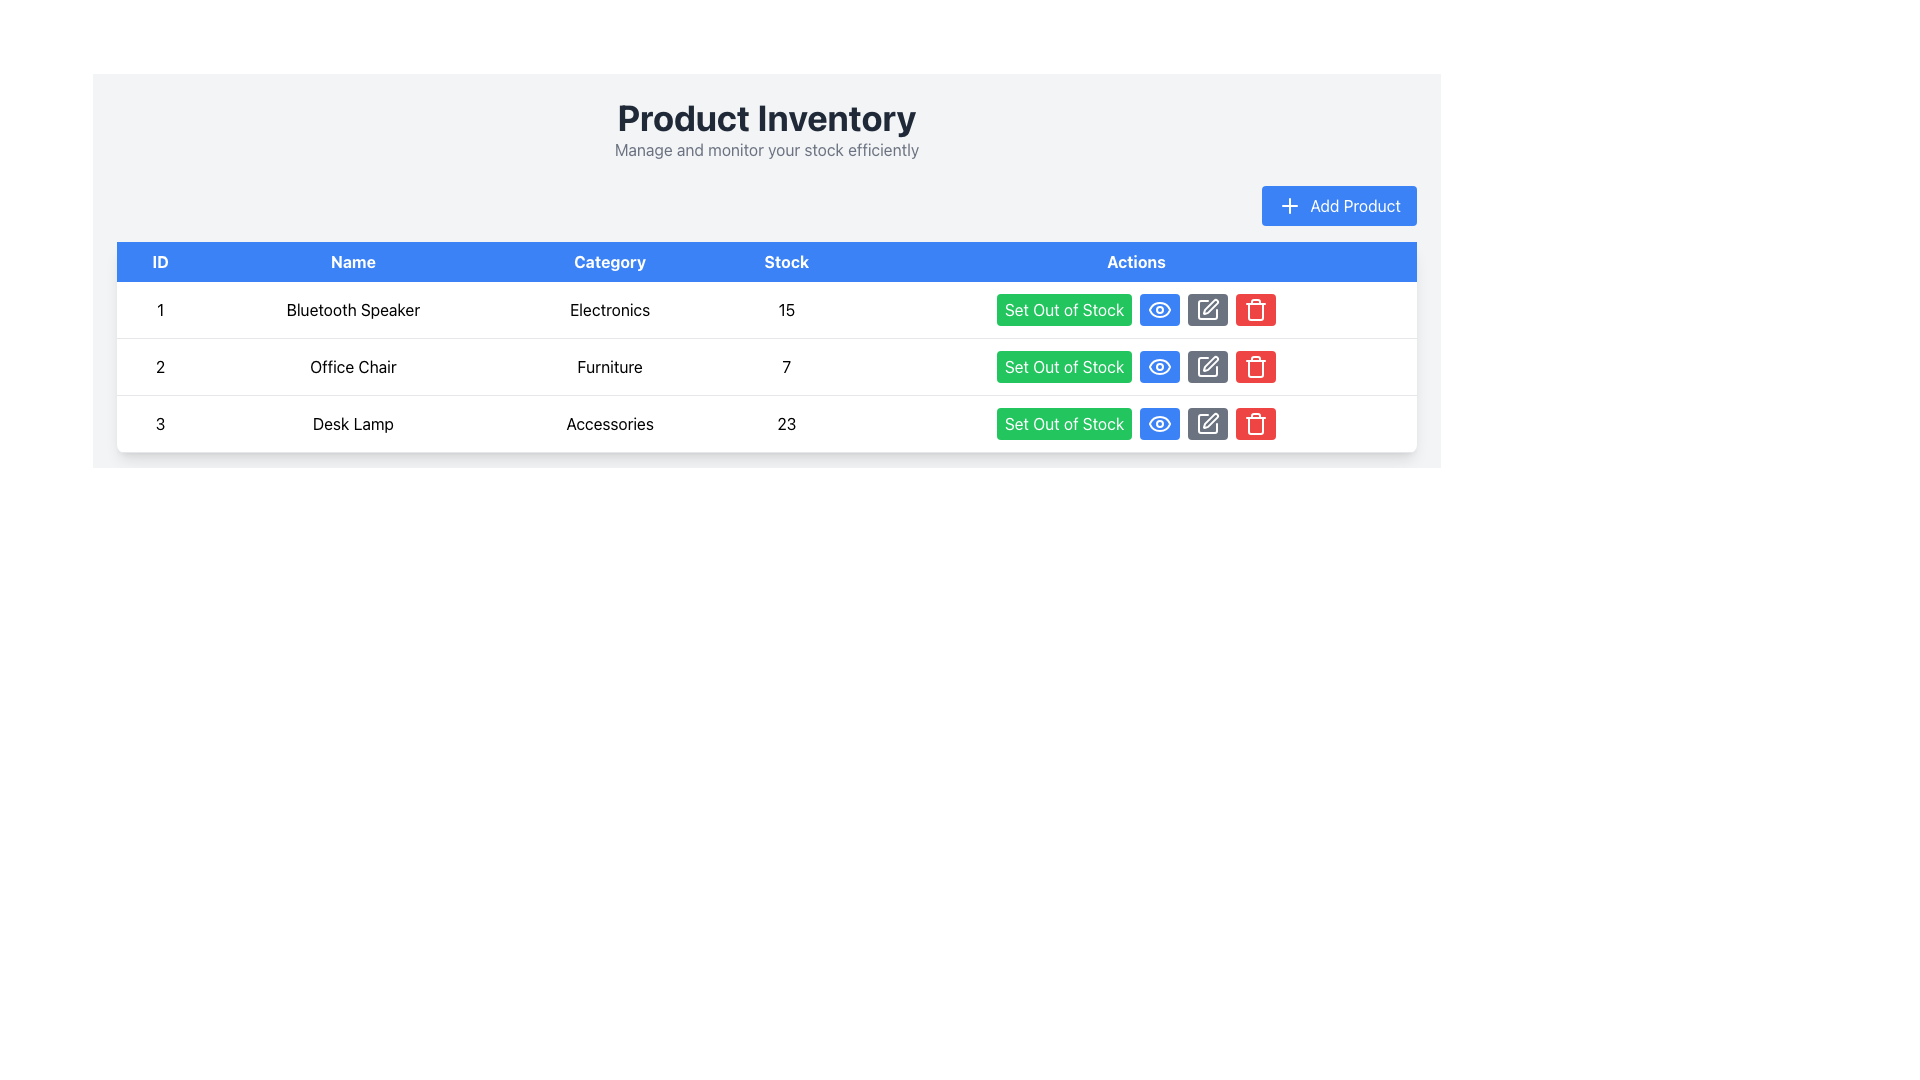  Describe the element at coordinates (1160, 309) in the screenshot. I see `the eye-shaped icon with a minimalist outline located in the Actions column of the table for the Bluetooth Speaker item` at that location.